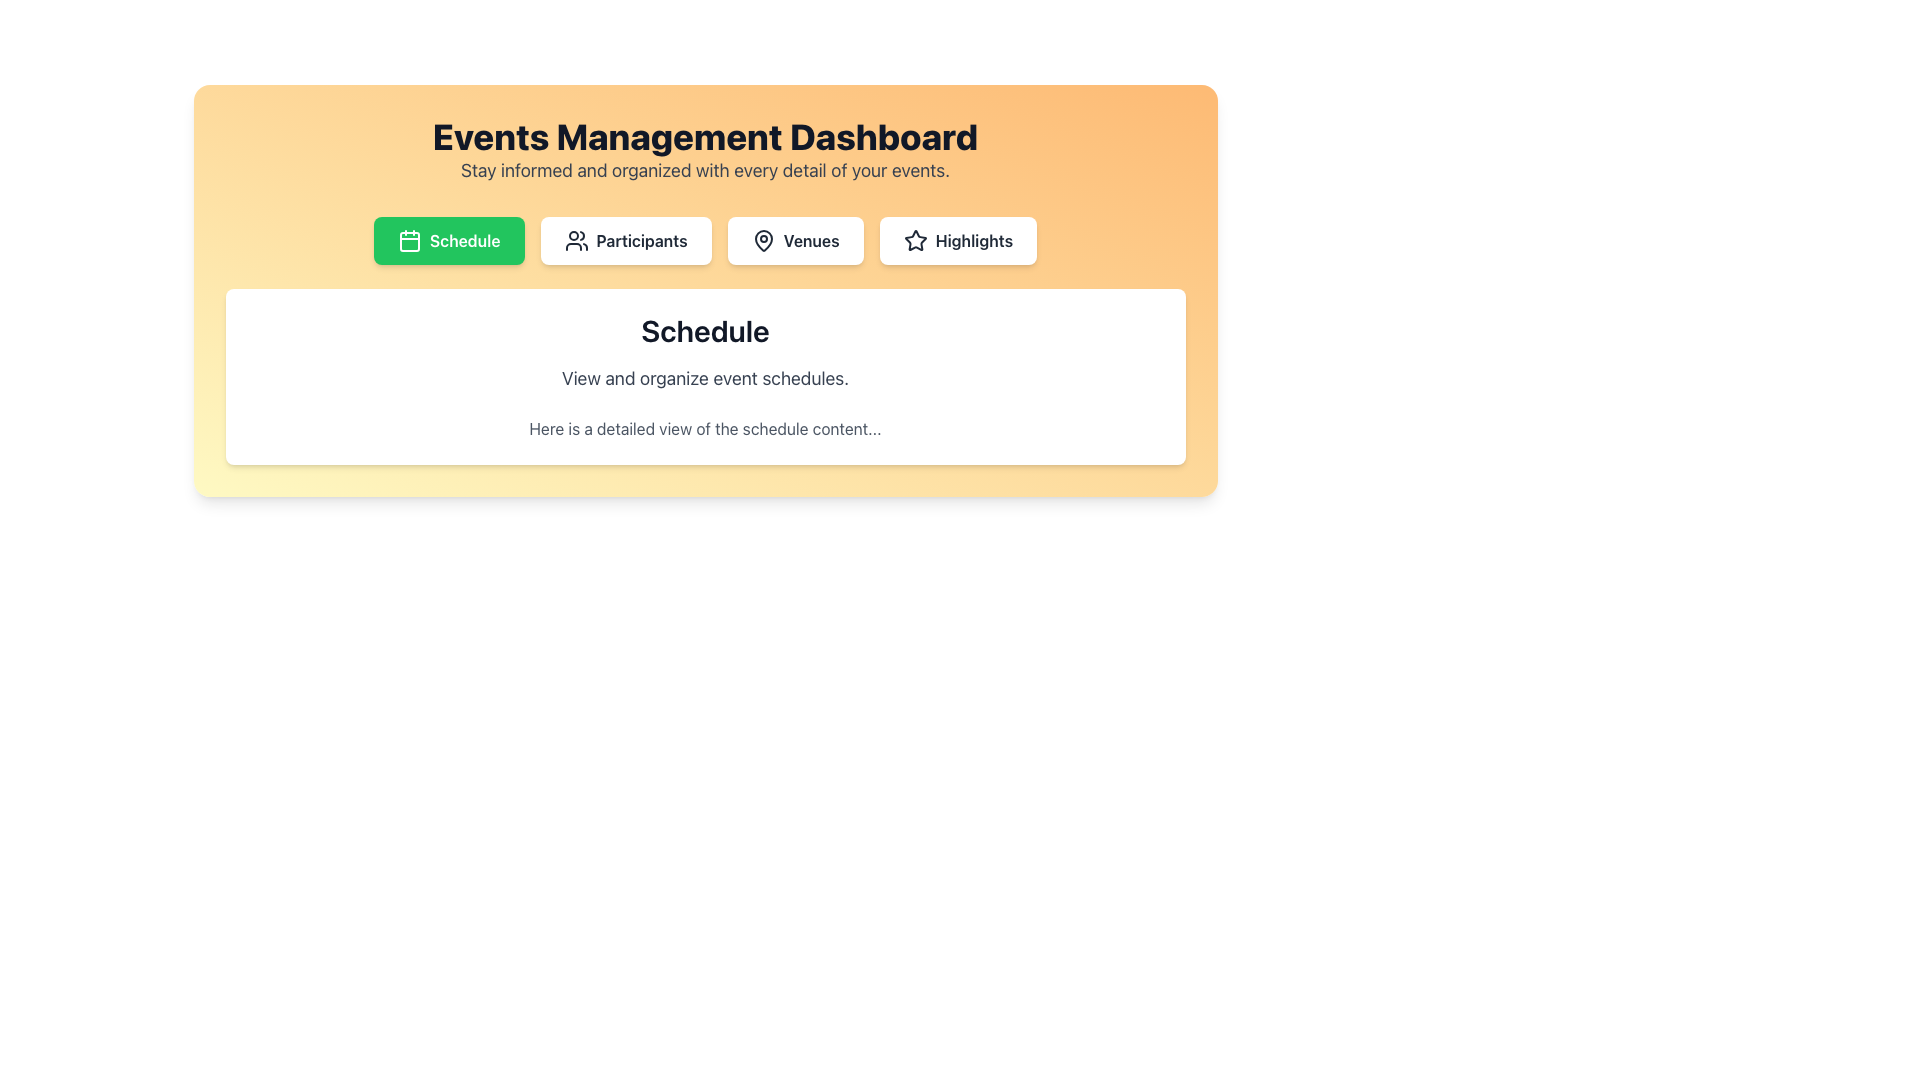 The image size is (1920, 1080). What do you see at coordinates (811, 239) in the screenshot?
I see `the Text label part of the button in the third slot of four horizontally-aligned buttons` at bounding box center [811, 239].